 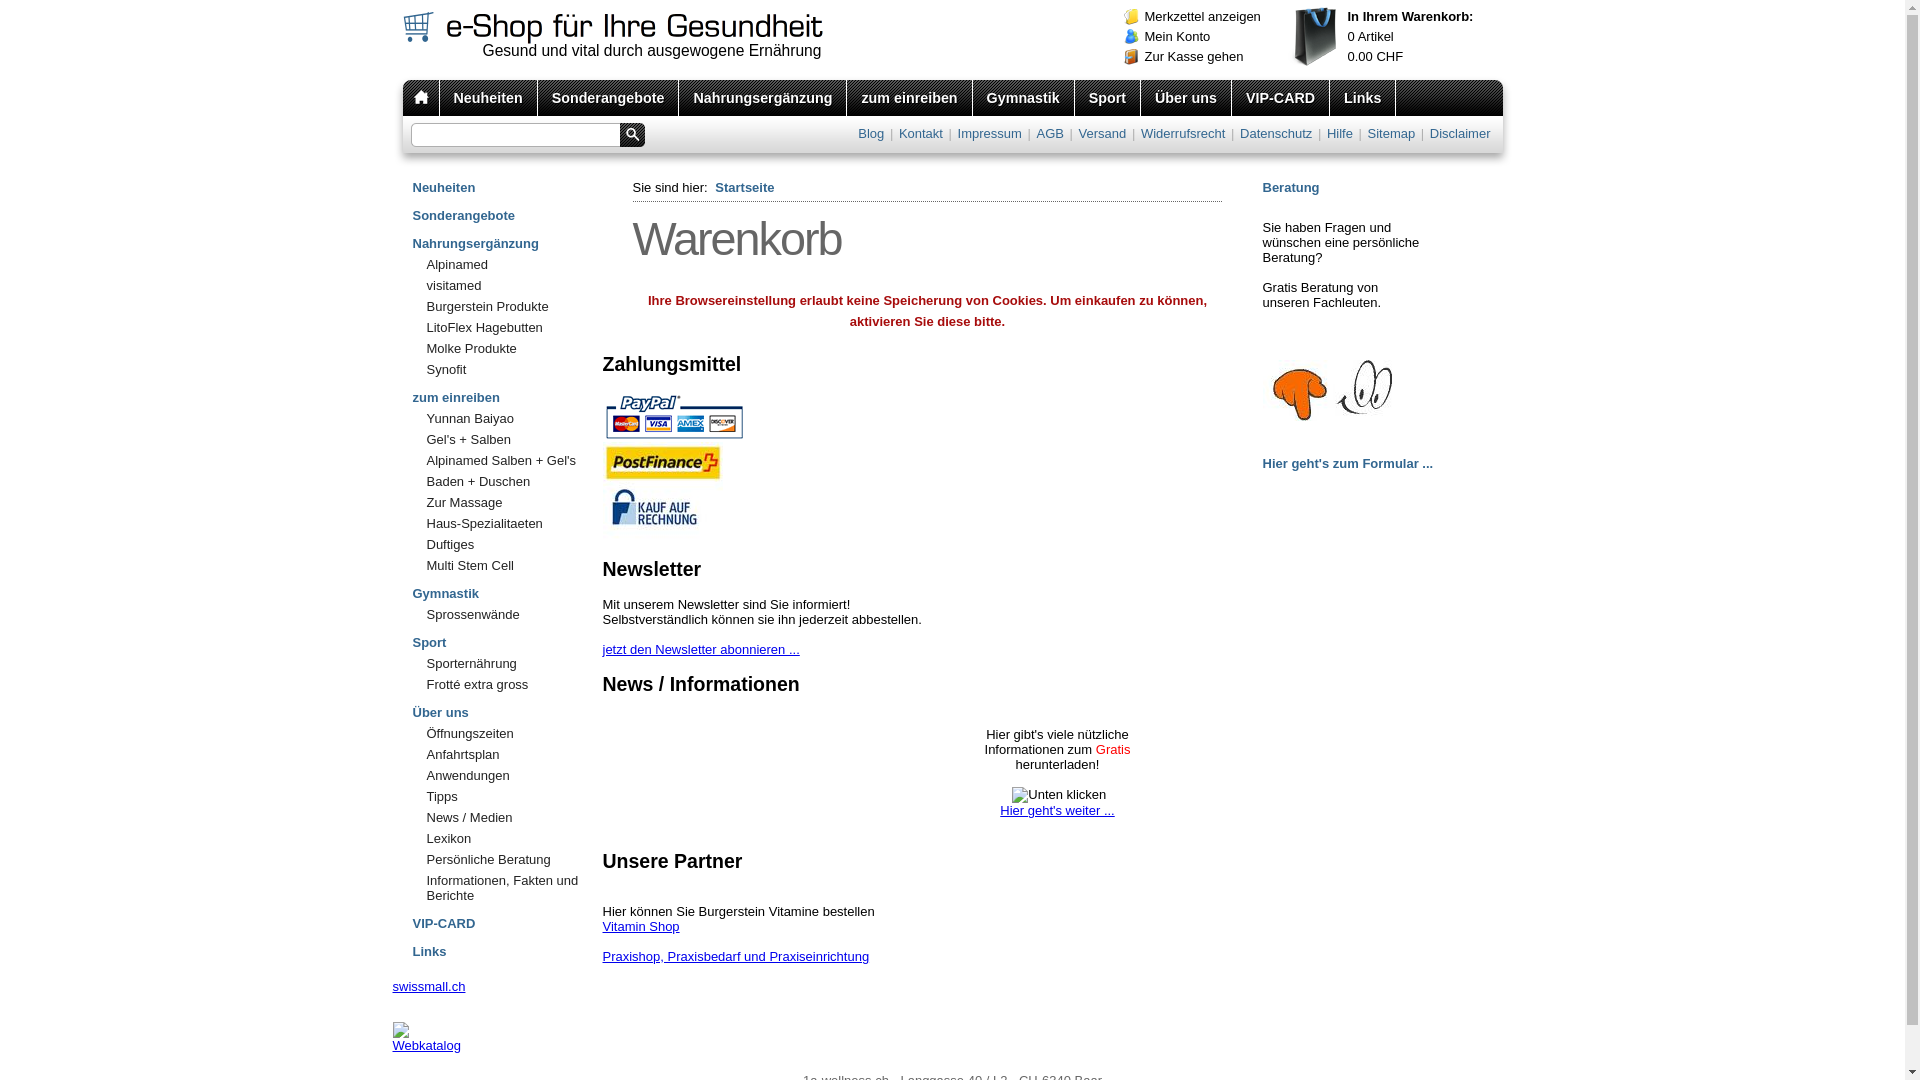 What do you see at coordinates (507, 347) in the screenshot?
I see `'Molke Produkte'` at bounding box center [507, 347].